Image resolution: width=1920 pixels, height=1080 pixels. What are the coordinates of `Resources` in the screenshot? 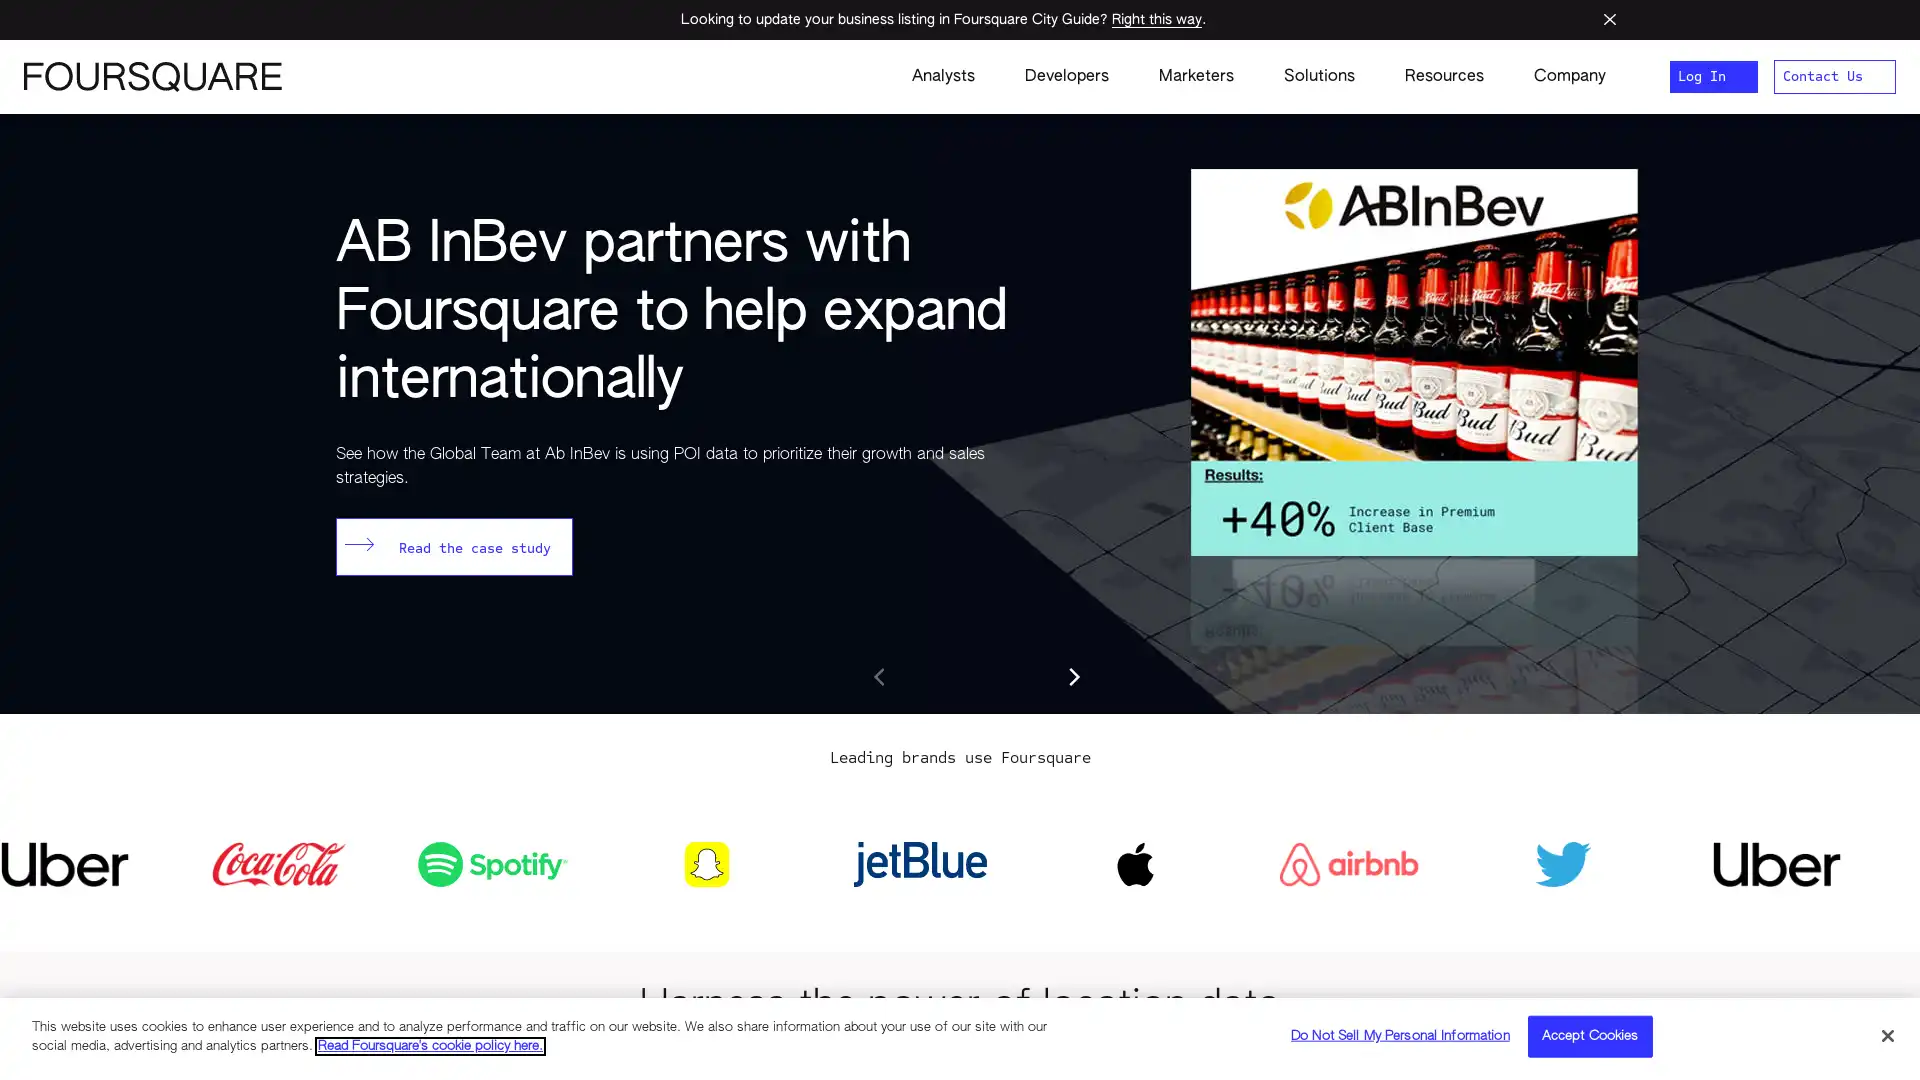 It's located at (1444, 76).